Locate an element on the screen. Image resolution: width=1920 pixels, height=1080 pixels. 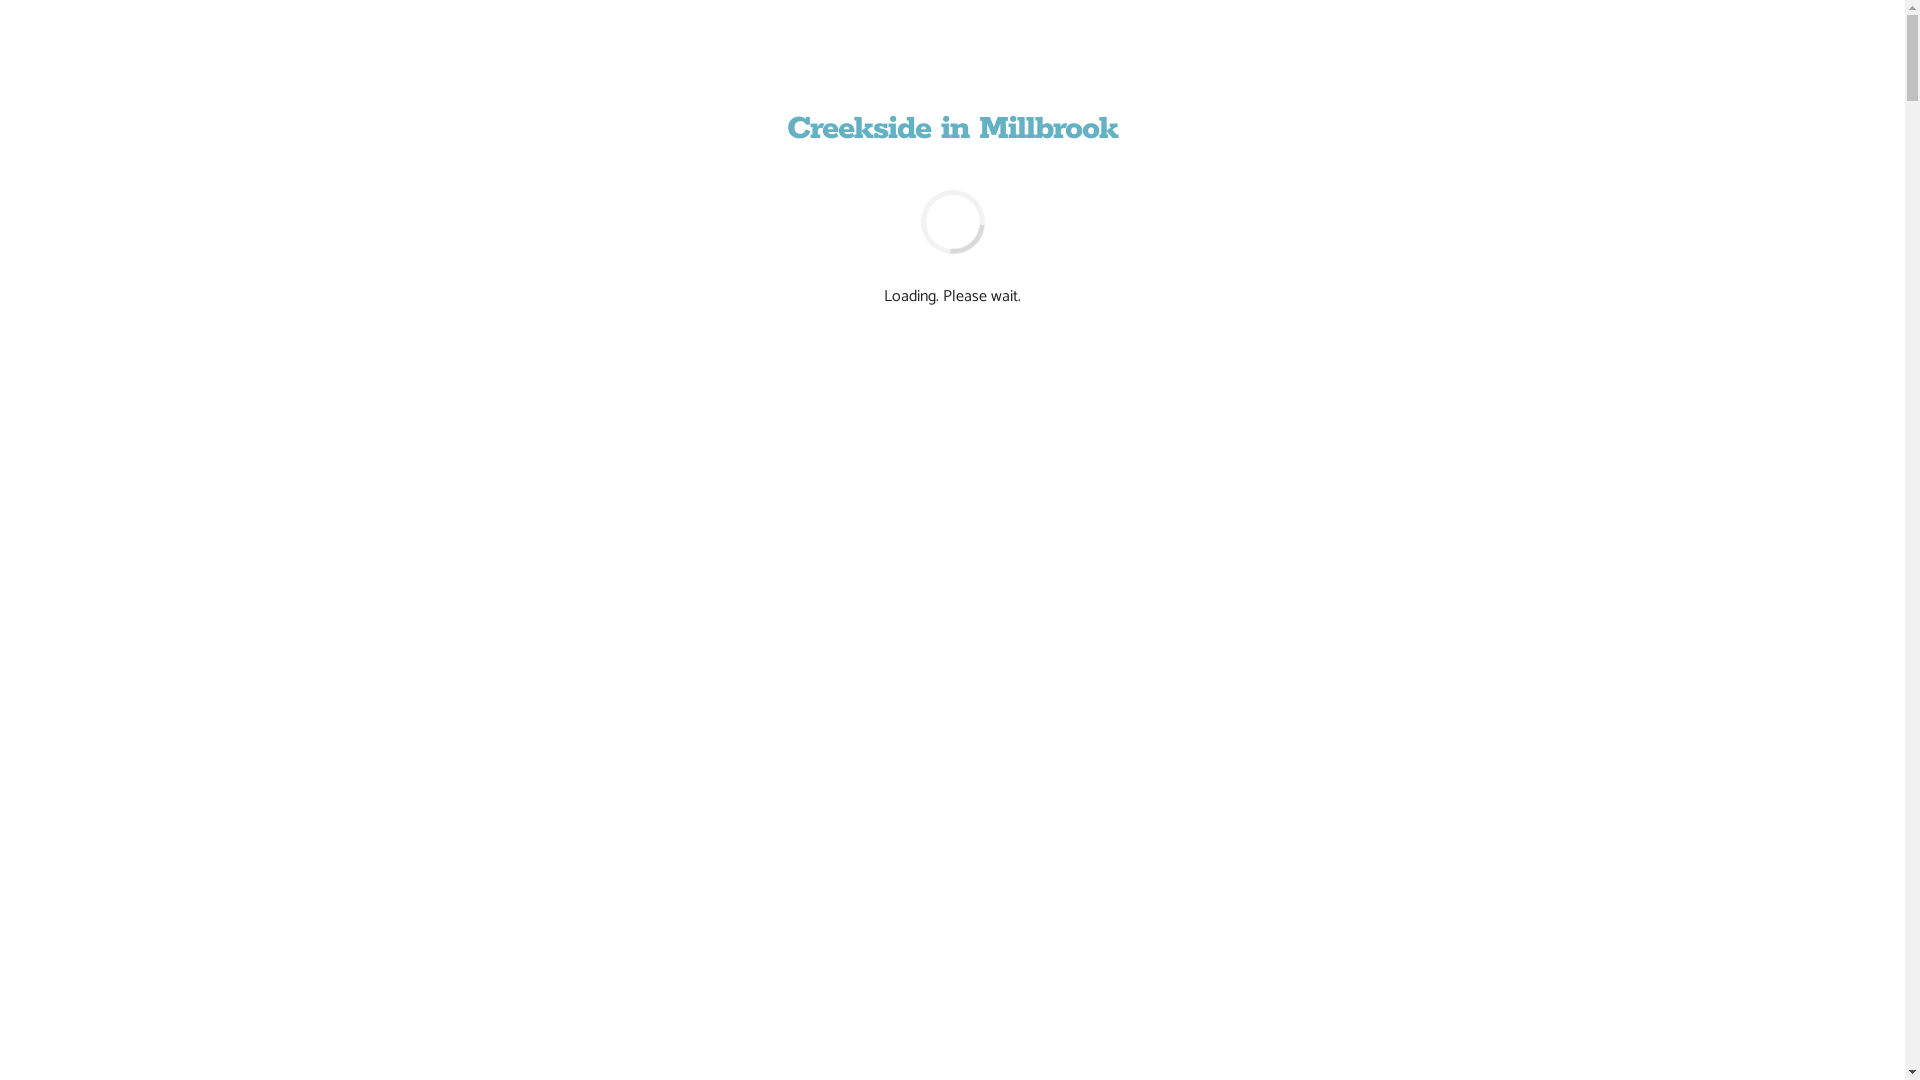
'CONTACT US' is located at coordinates (1001, 798).